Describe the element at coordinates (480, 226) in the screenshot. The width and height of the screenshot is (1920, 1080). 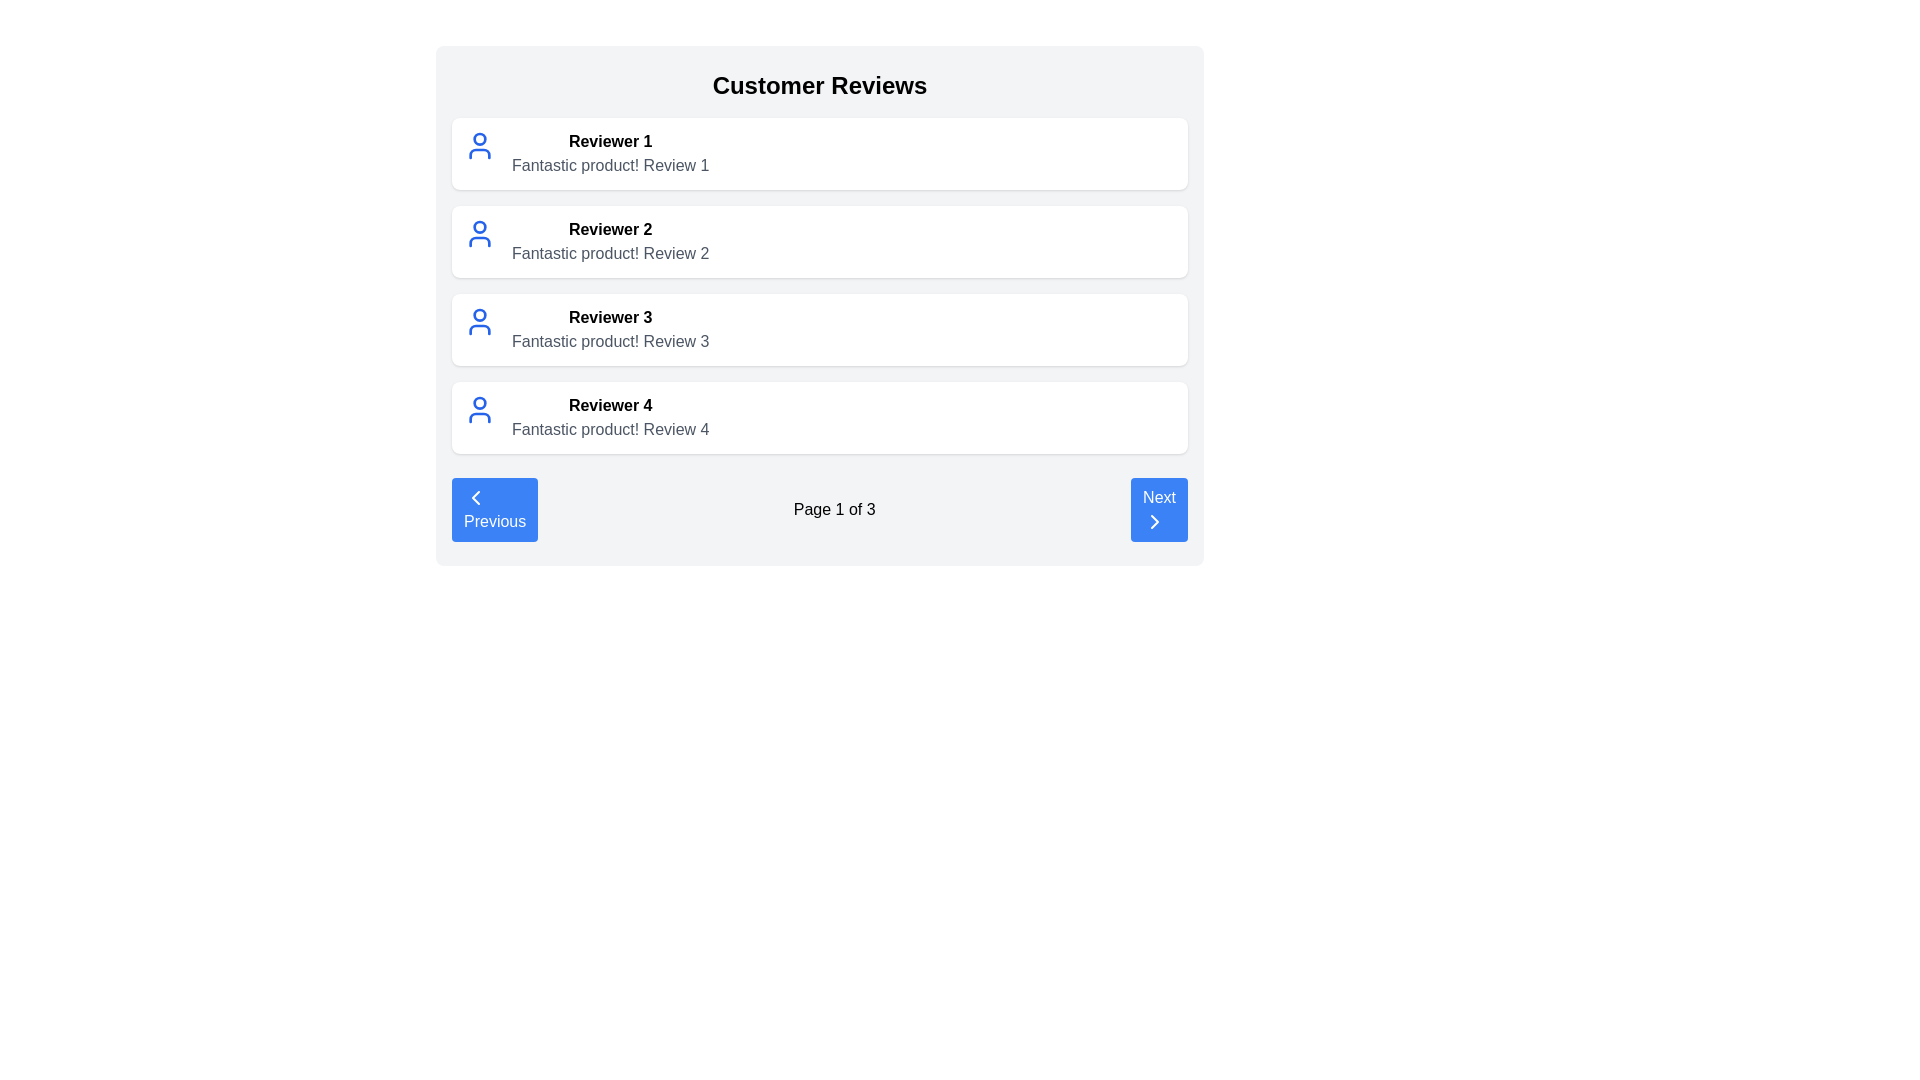
I see `the circular user icon graphic representing the head of the person, located to the left of the text 'Reviewer 2' in a vertical list` at that location.